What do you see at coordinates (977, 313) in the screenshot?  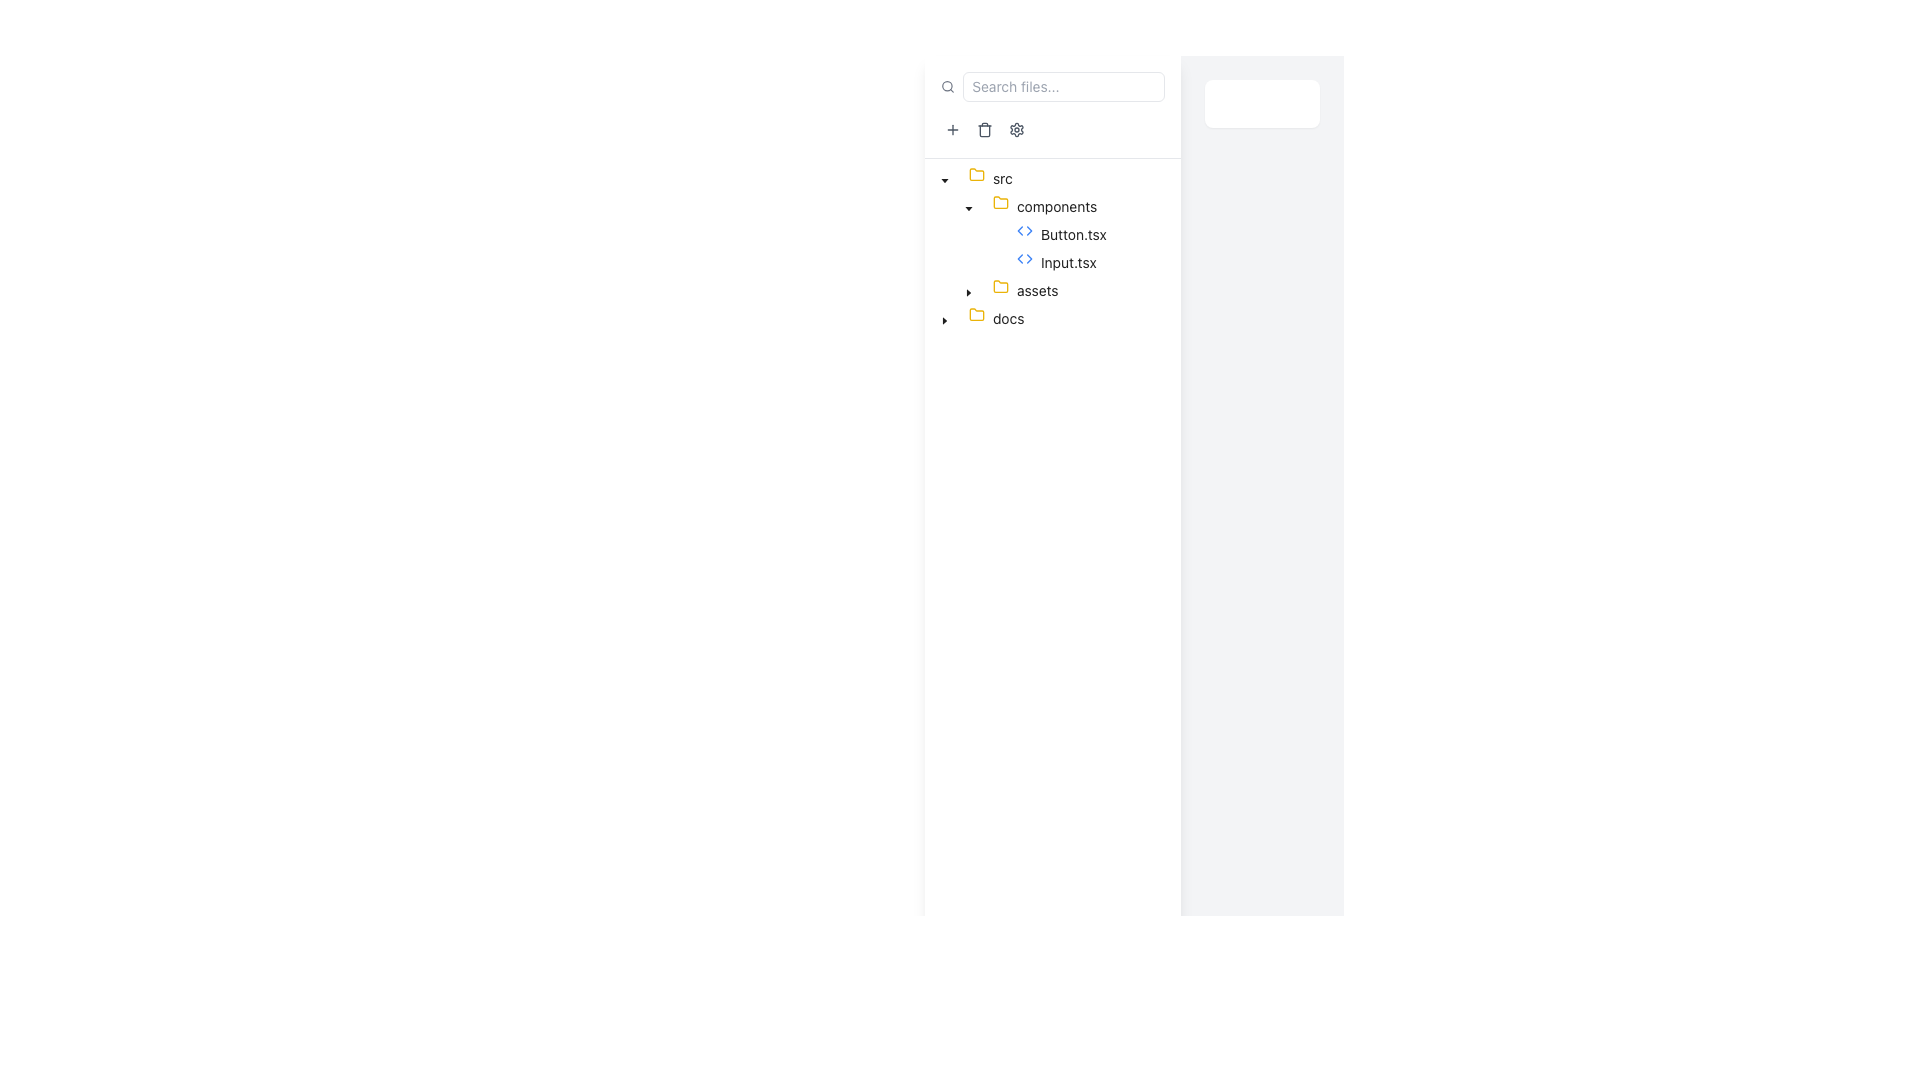 I see `the icon representing the 'src' folder in the file tree` at bounding box center [977, 313].